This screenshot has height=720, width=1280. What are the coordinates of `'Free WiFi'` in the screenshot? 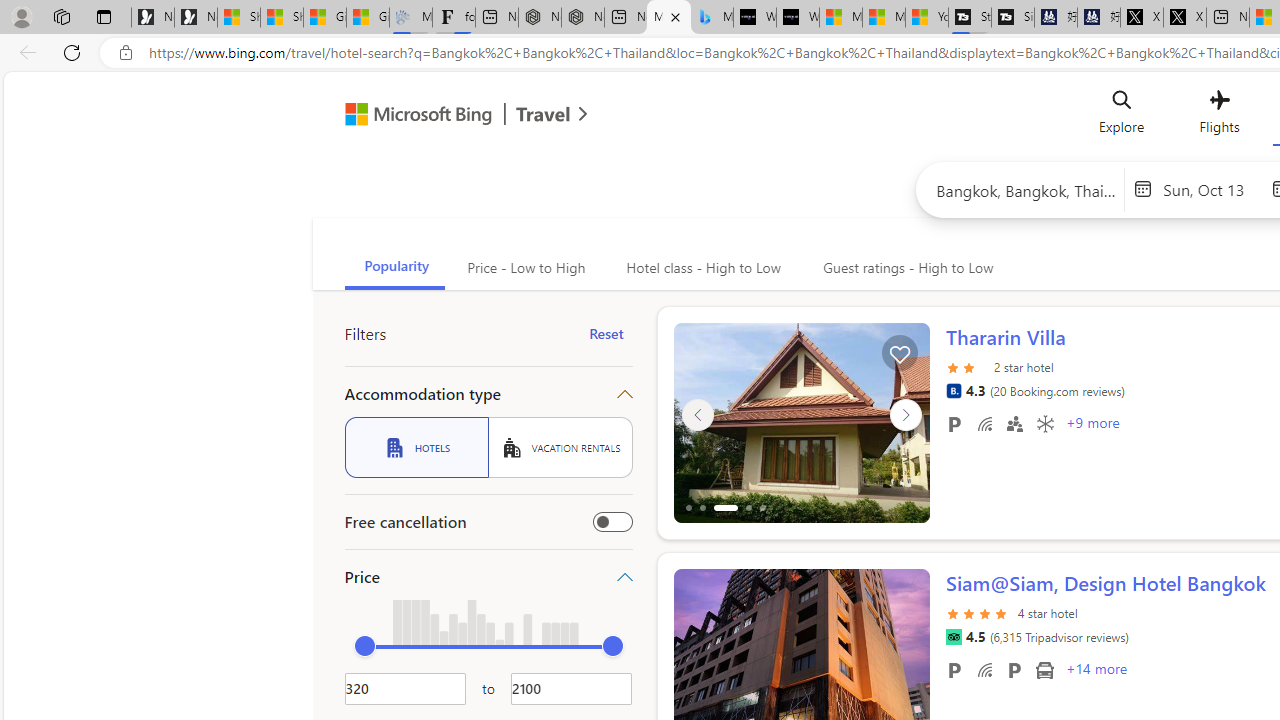 It's located at (984, 669).